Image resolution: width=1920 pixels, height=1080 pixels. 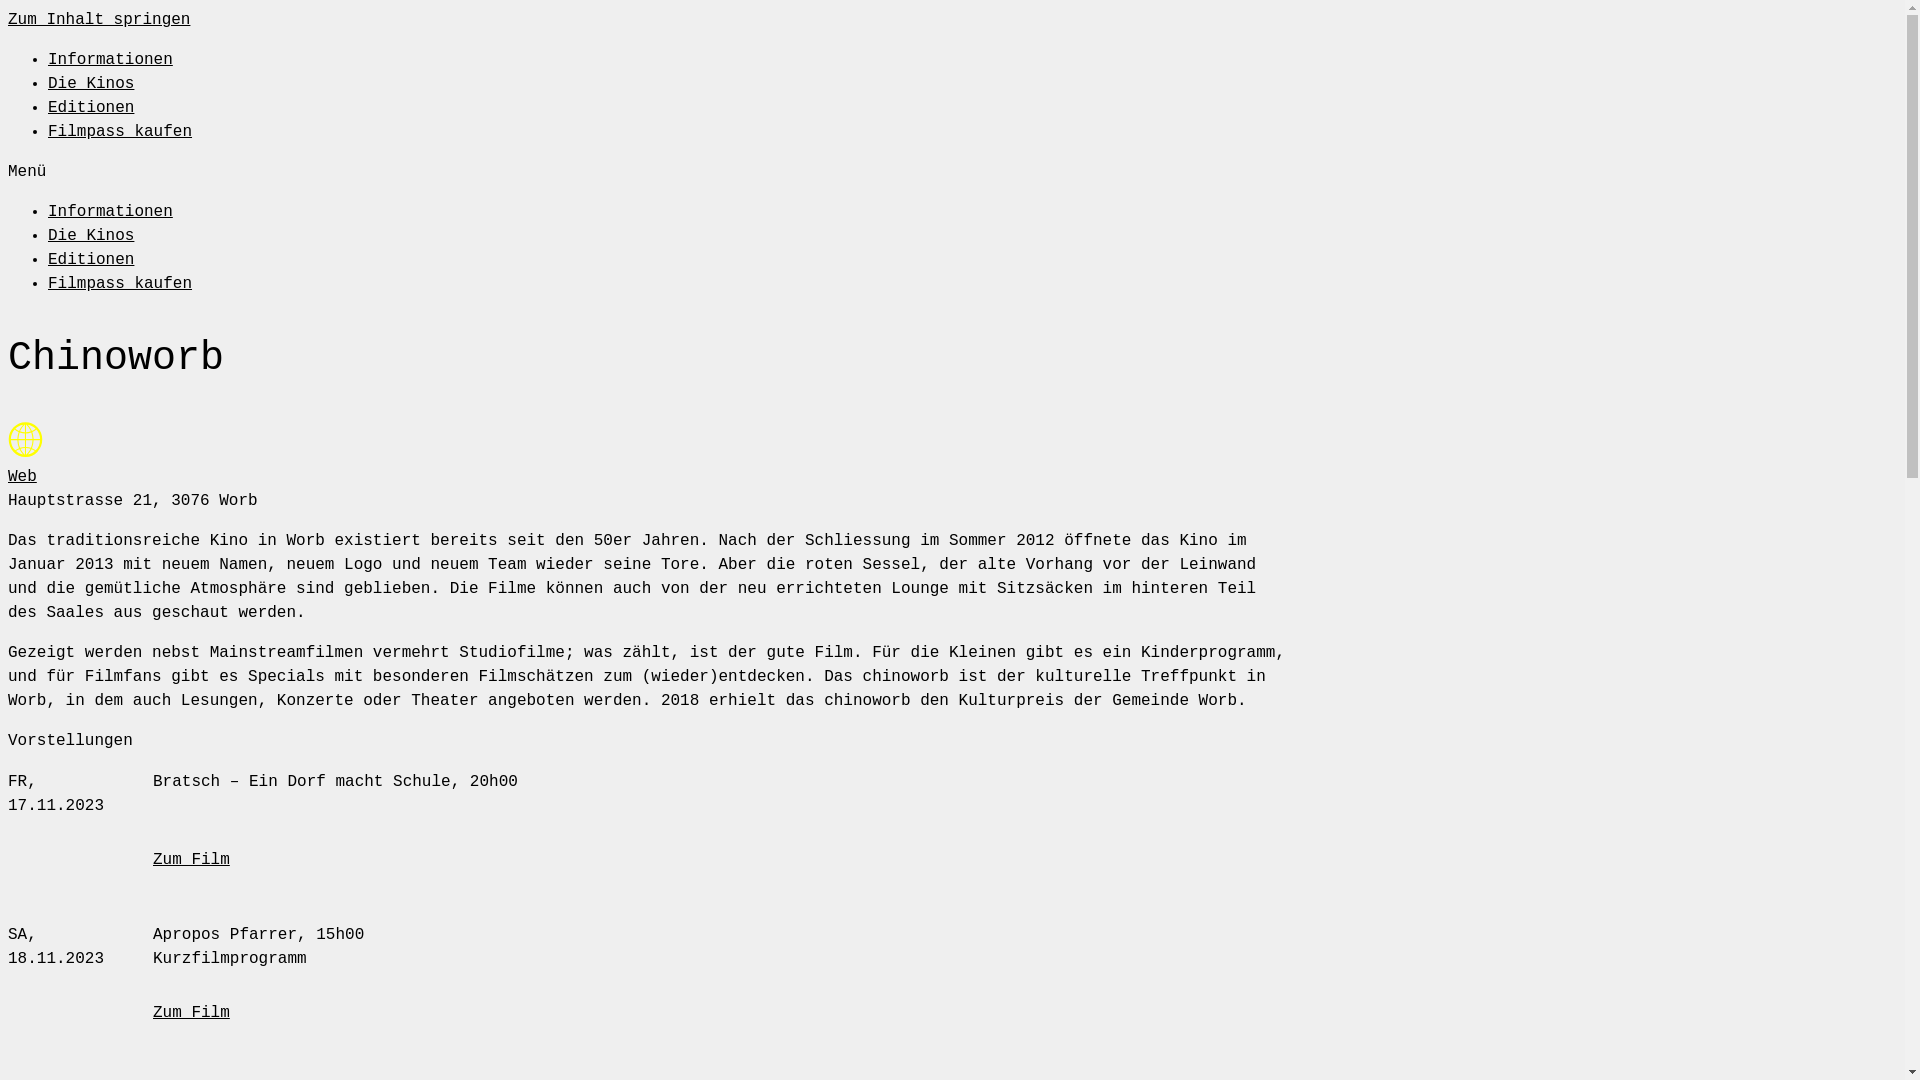 I want to click on 'Zum Film', so click(x=191, y=1013).